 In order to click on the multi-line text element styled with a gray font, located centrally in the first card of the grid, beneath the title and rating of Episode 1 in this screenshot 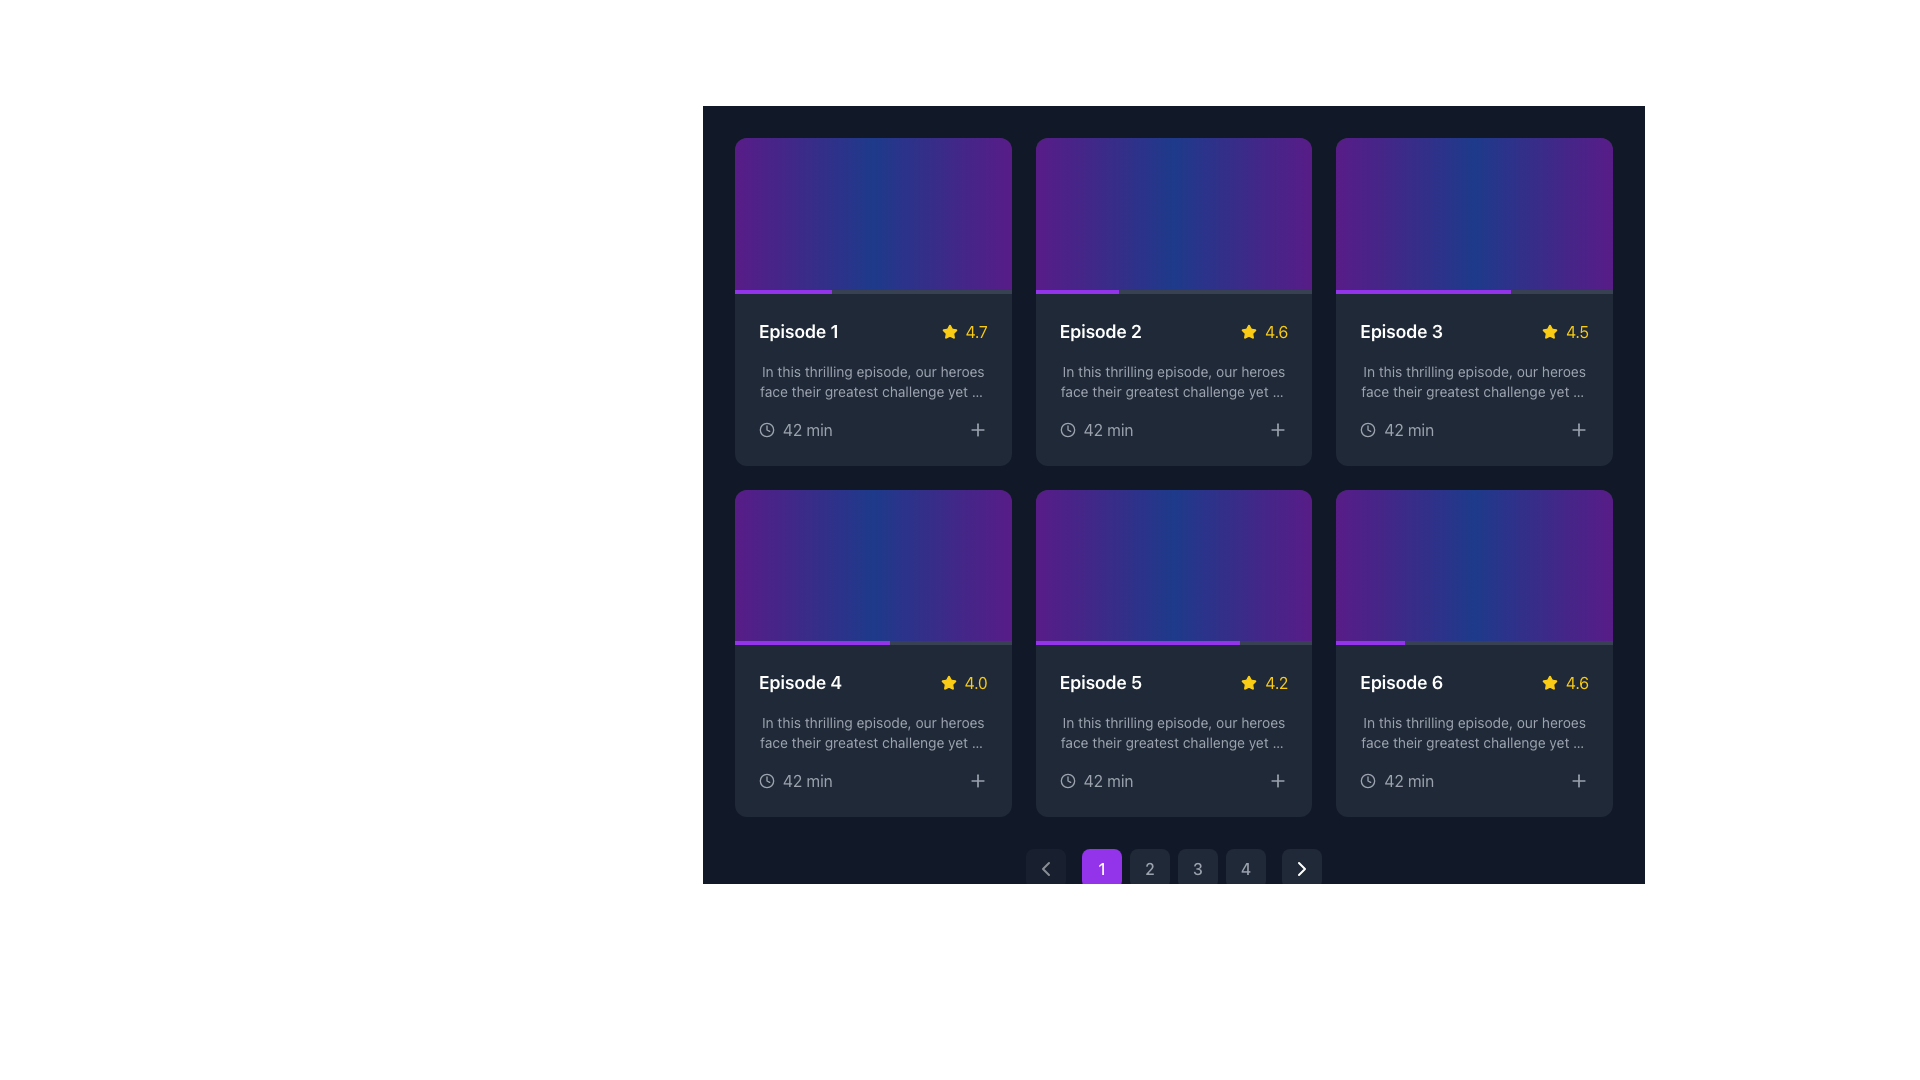, I will do `click(873, 381)`.